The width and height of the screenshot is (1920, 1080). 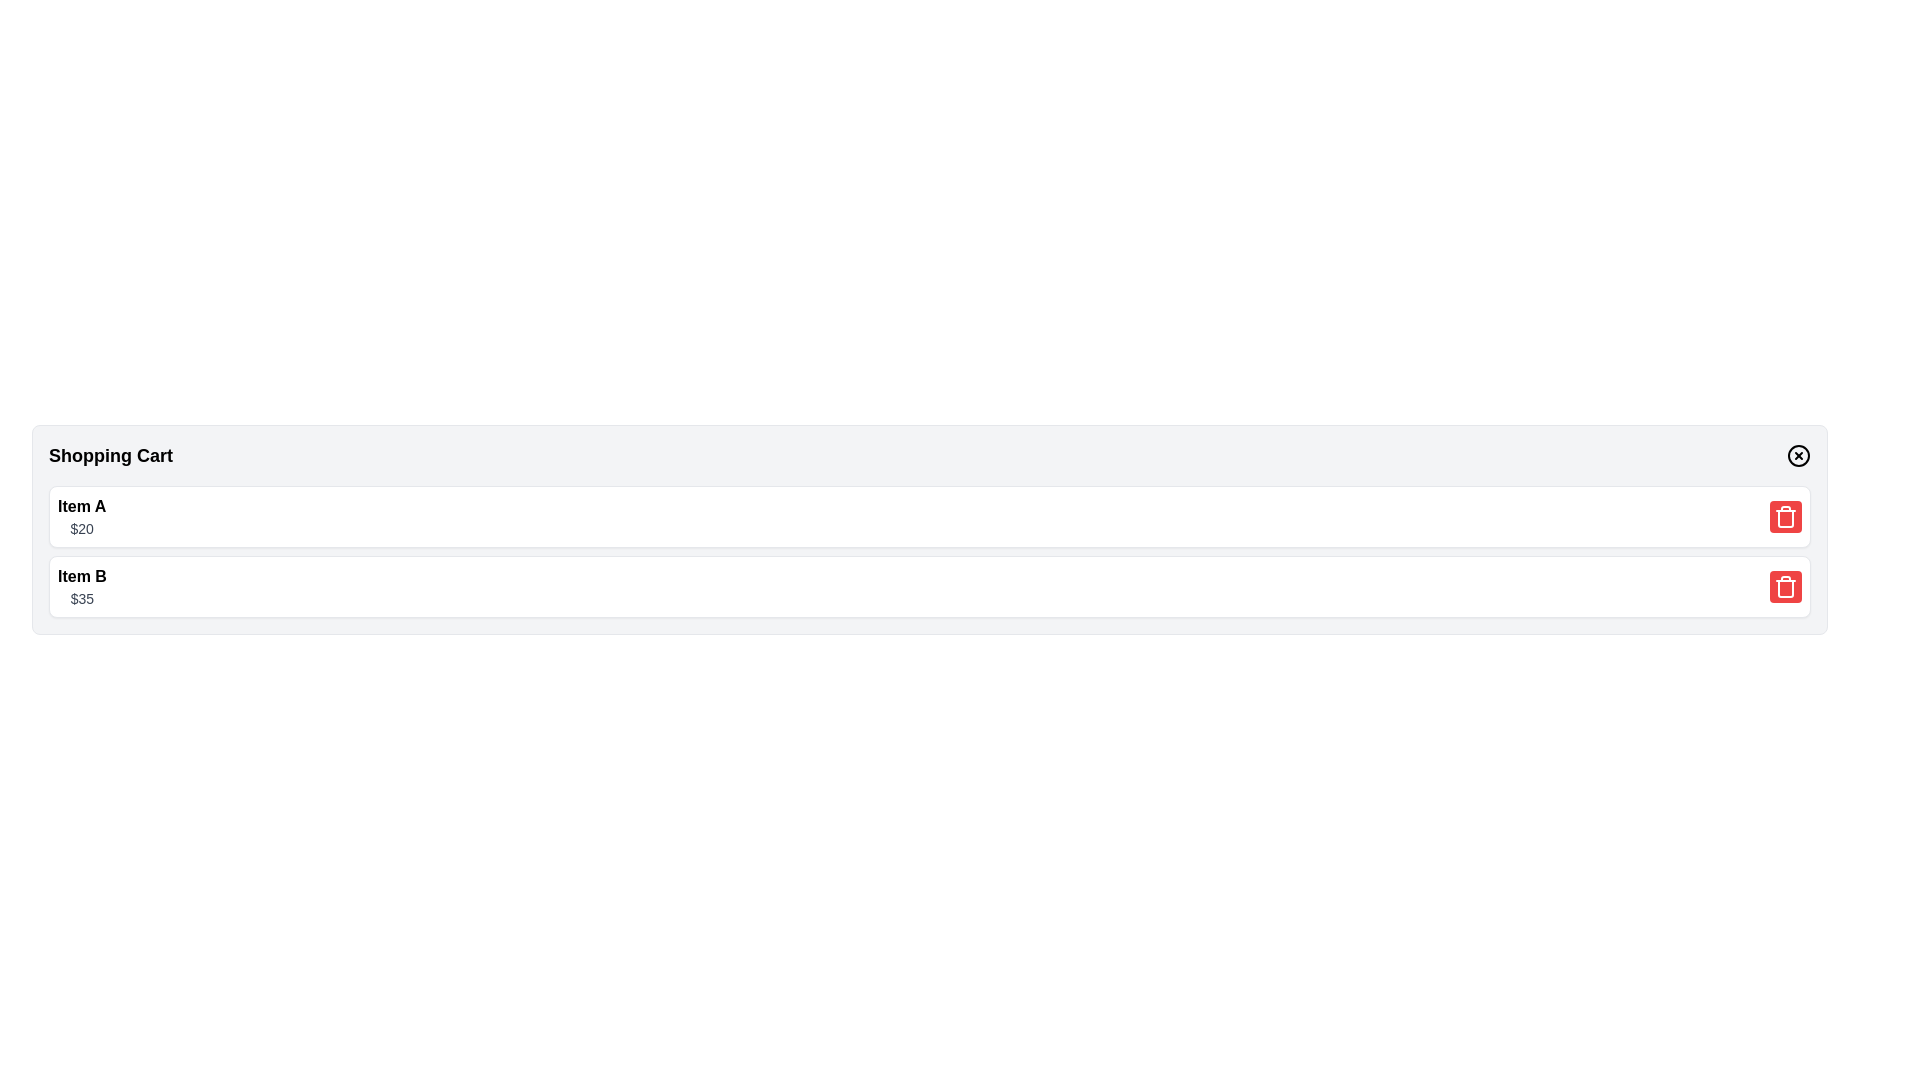 What do you see at coordinates (1785, 585) in the screenshot?
I see `the trash bin button with a red background located on the right side of 'Item B' in the list view` at bounding box center [1785, 585].